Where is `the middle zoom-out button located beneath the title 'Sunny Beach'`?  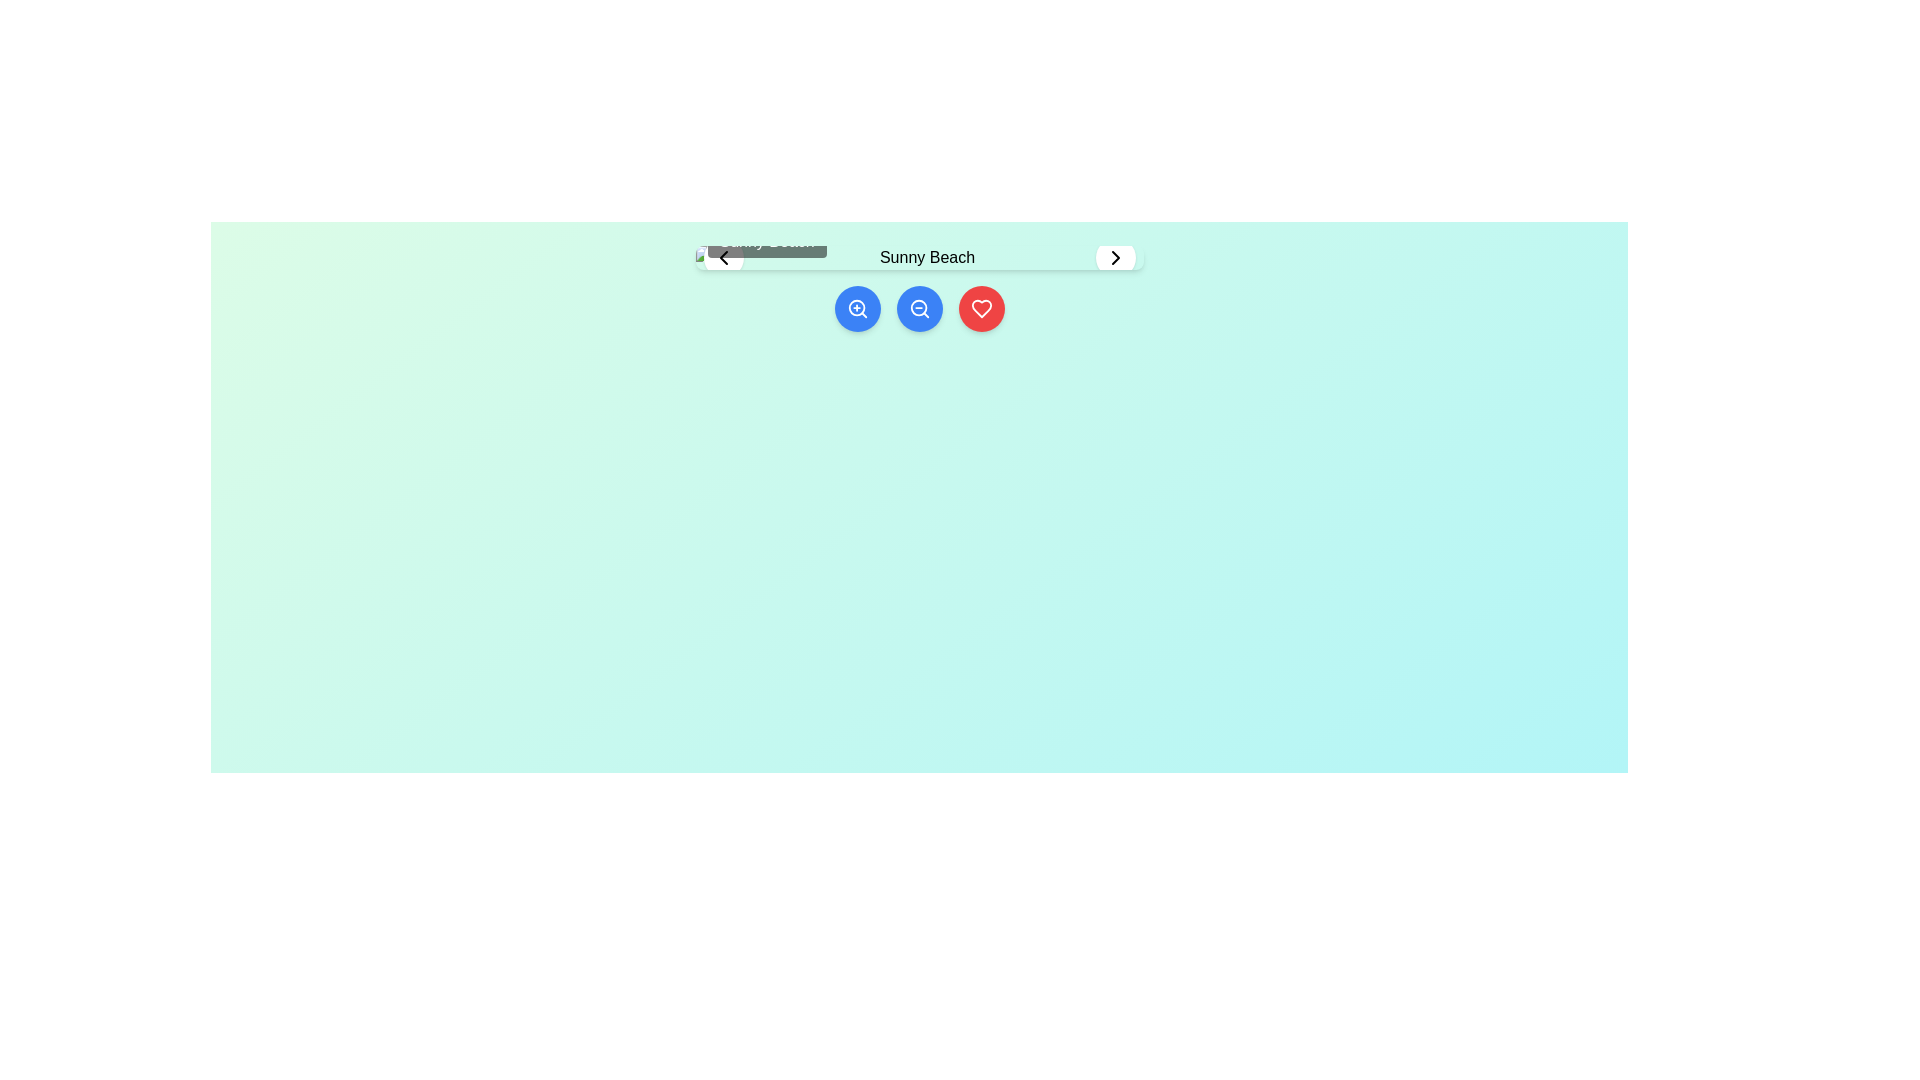
the middle zoom-out button located beneath the title 'Sunny Beach' is located at coordinates (918, 308).